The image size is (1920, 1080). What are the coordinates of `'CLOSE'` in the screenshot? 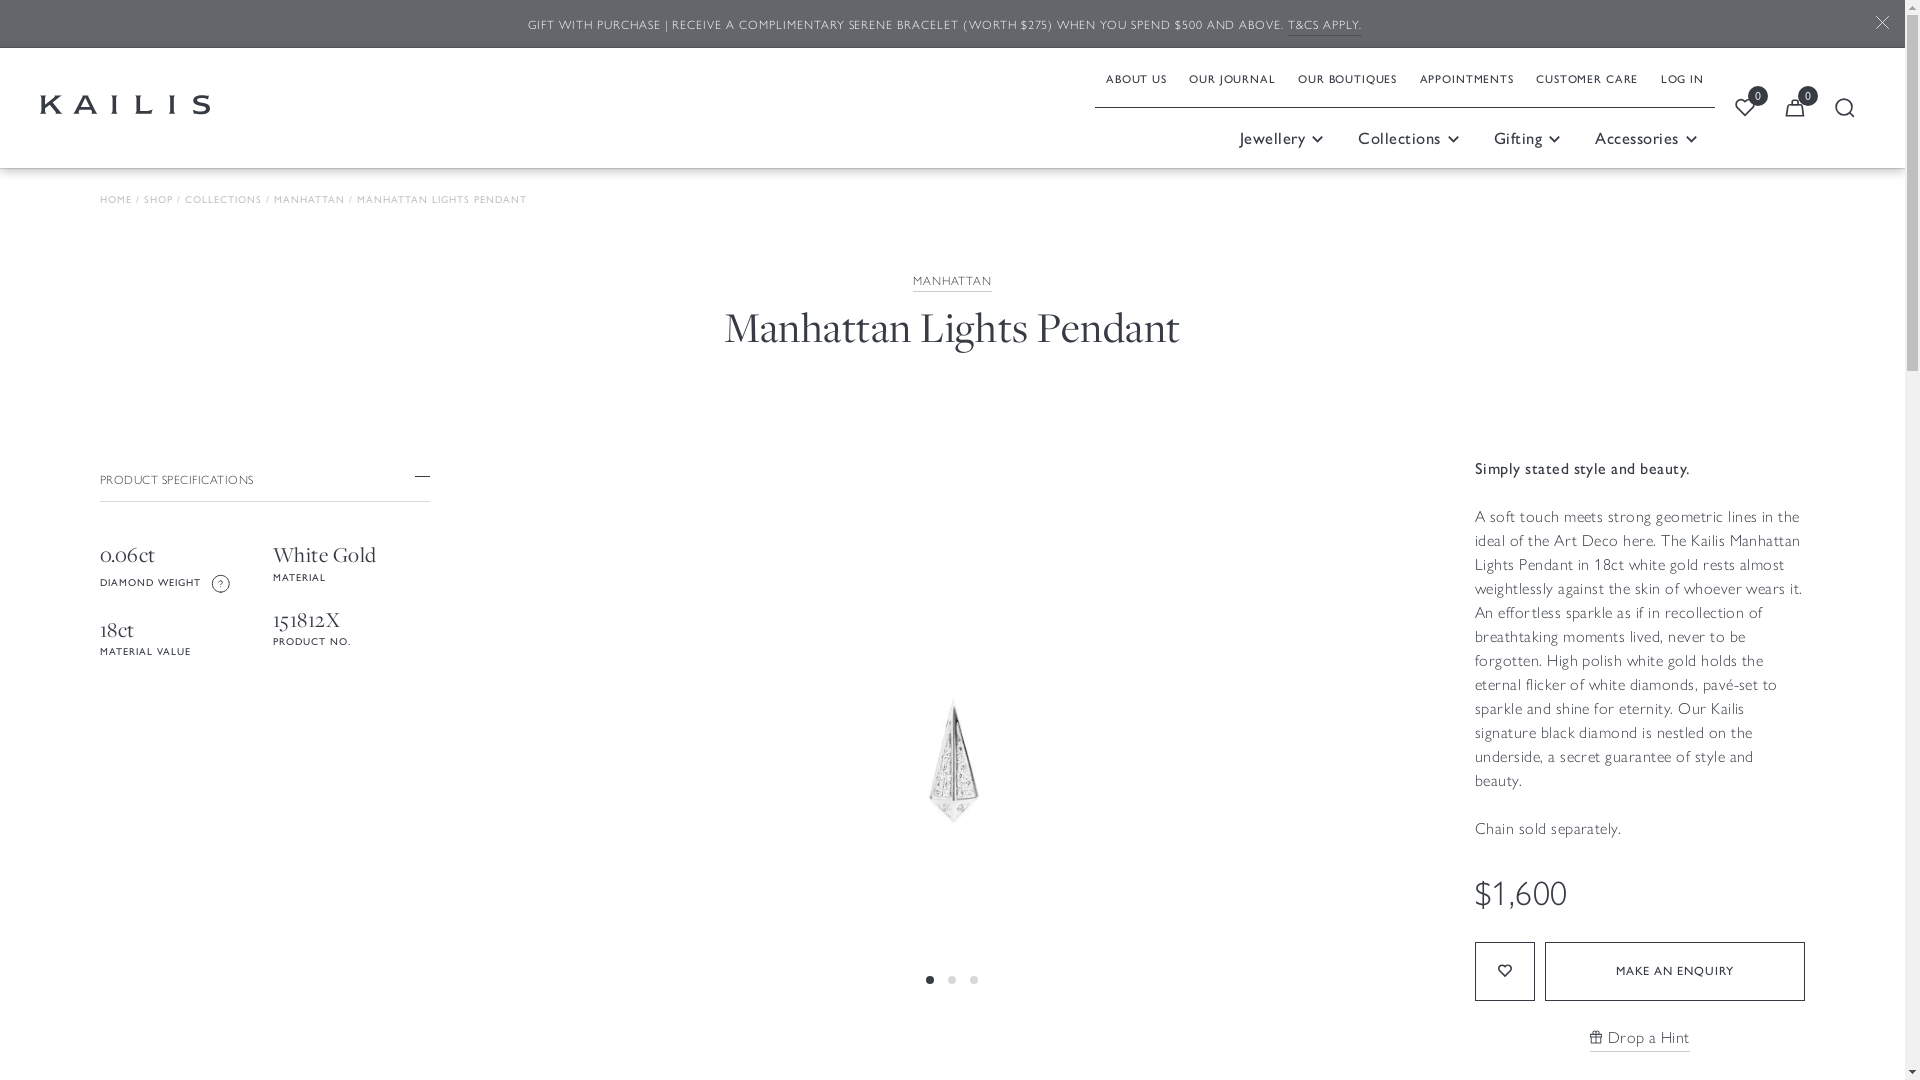 It's located at (1859, 24).